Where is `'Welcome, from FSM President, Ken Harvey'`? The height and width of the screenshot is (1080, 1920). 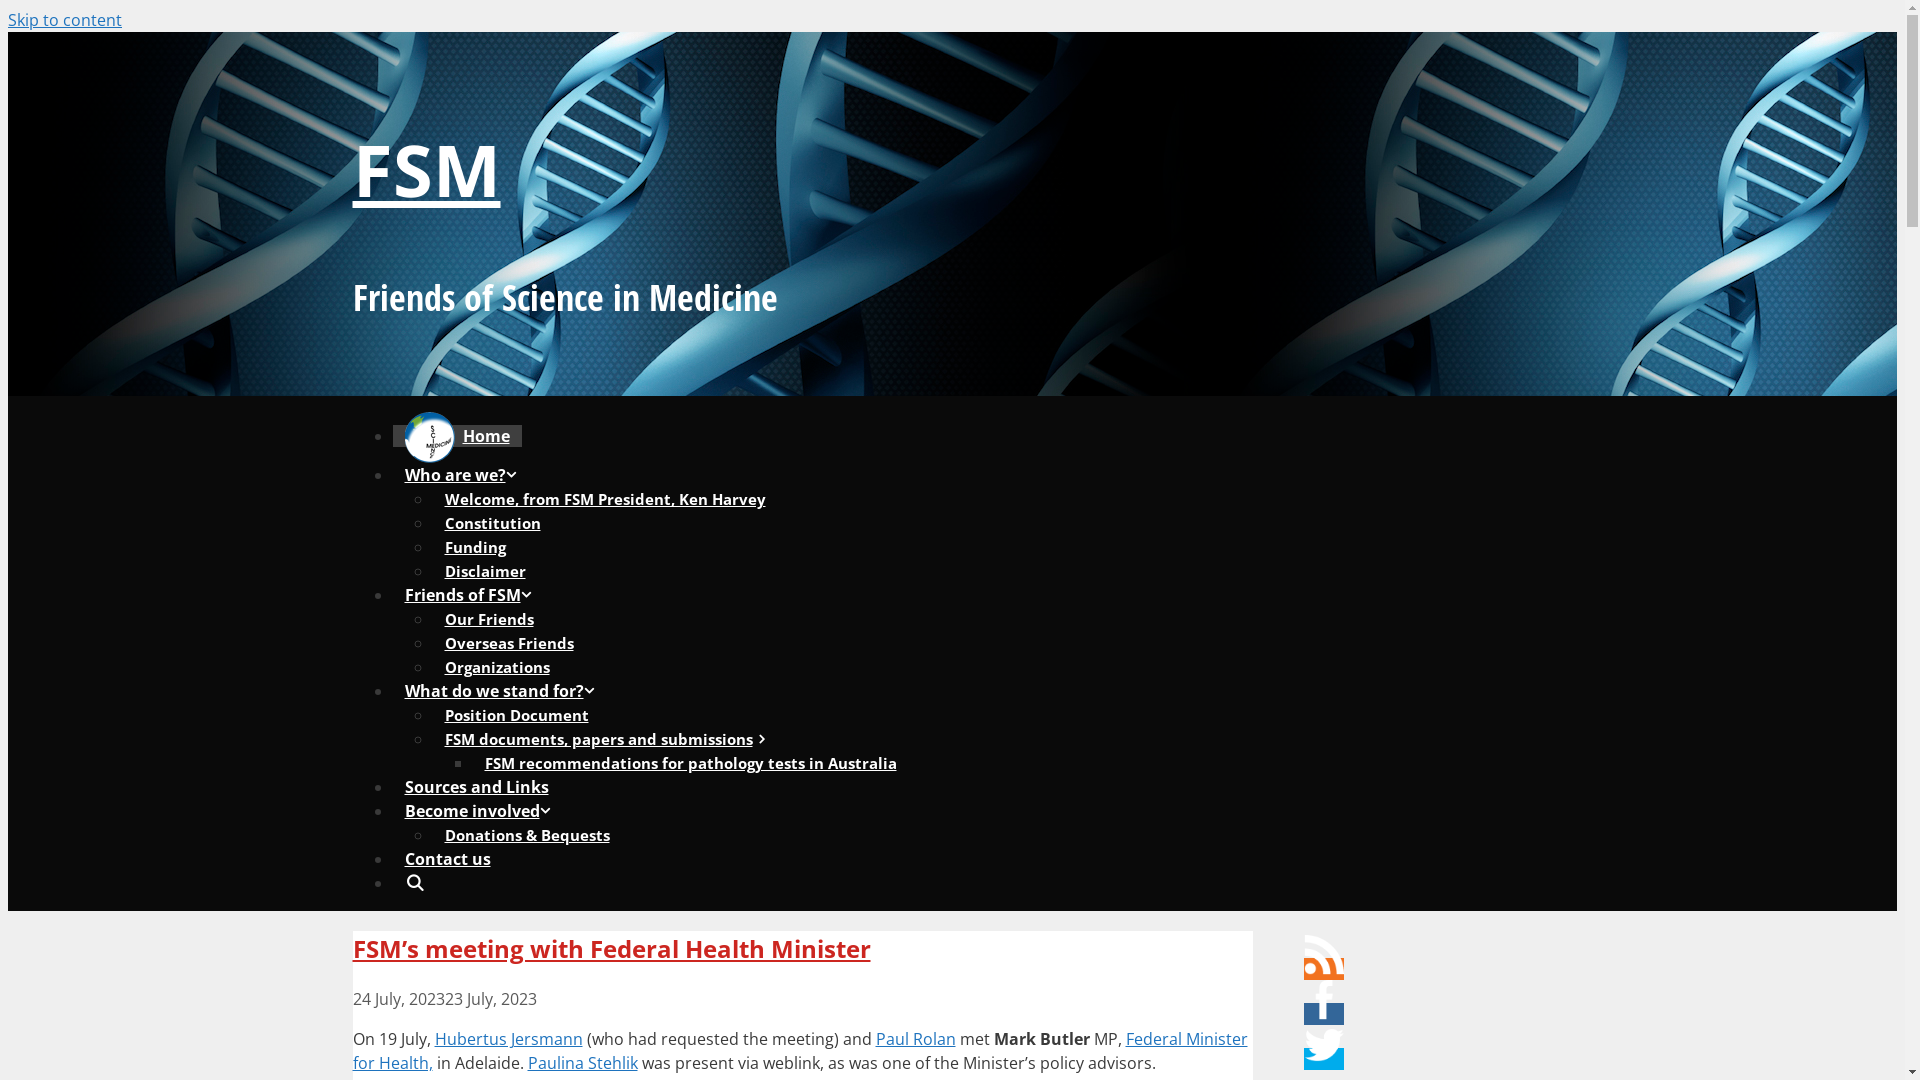 'Welcome, from FSM President, Ken Harvey' is located at coordinates (603, 497).